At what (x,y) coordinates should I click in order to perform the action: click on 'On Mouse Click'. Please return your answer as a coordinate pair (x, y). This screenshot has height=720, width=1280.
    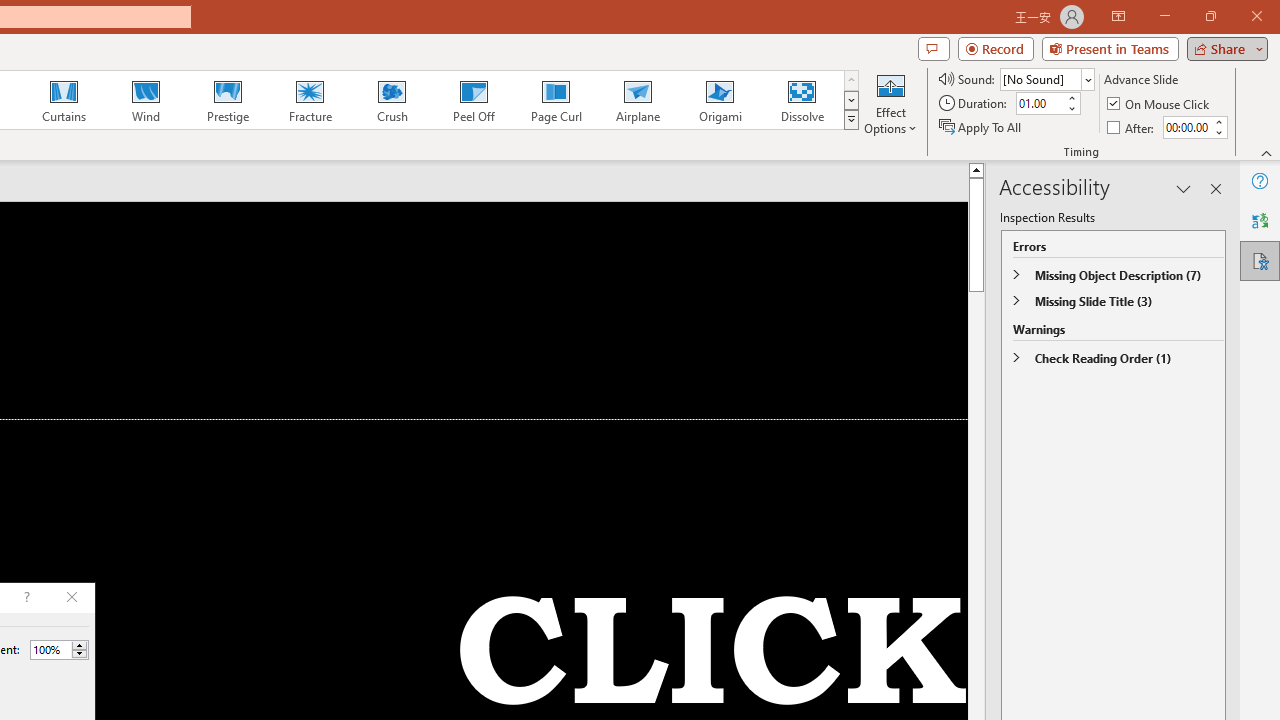
    Looking at the image, I should click on (1159, 103).